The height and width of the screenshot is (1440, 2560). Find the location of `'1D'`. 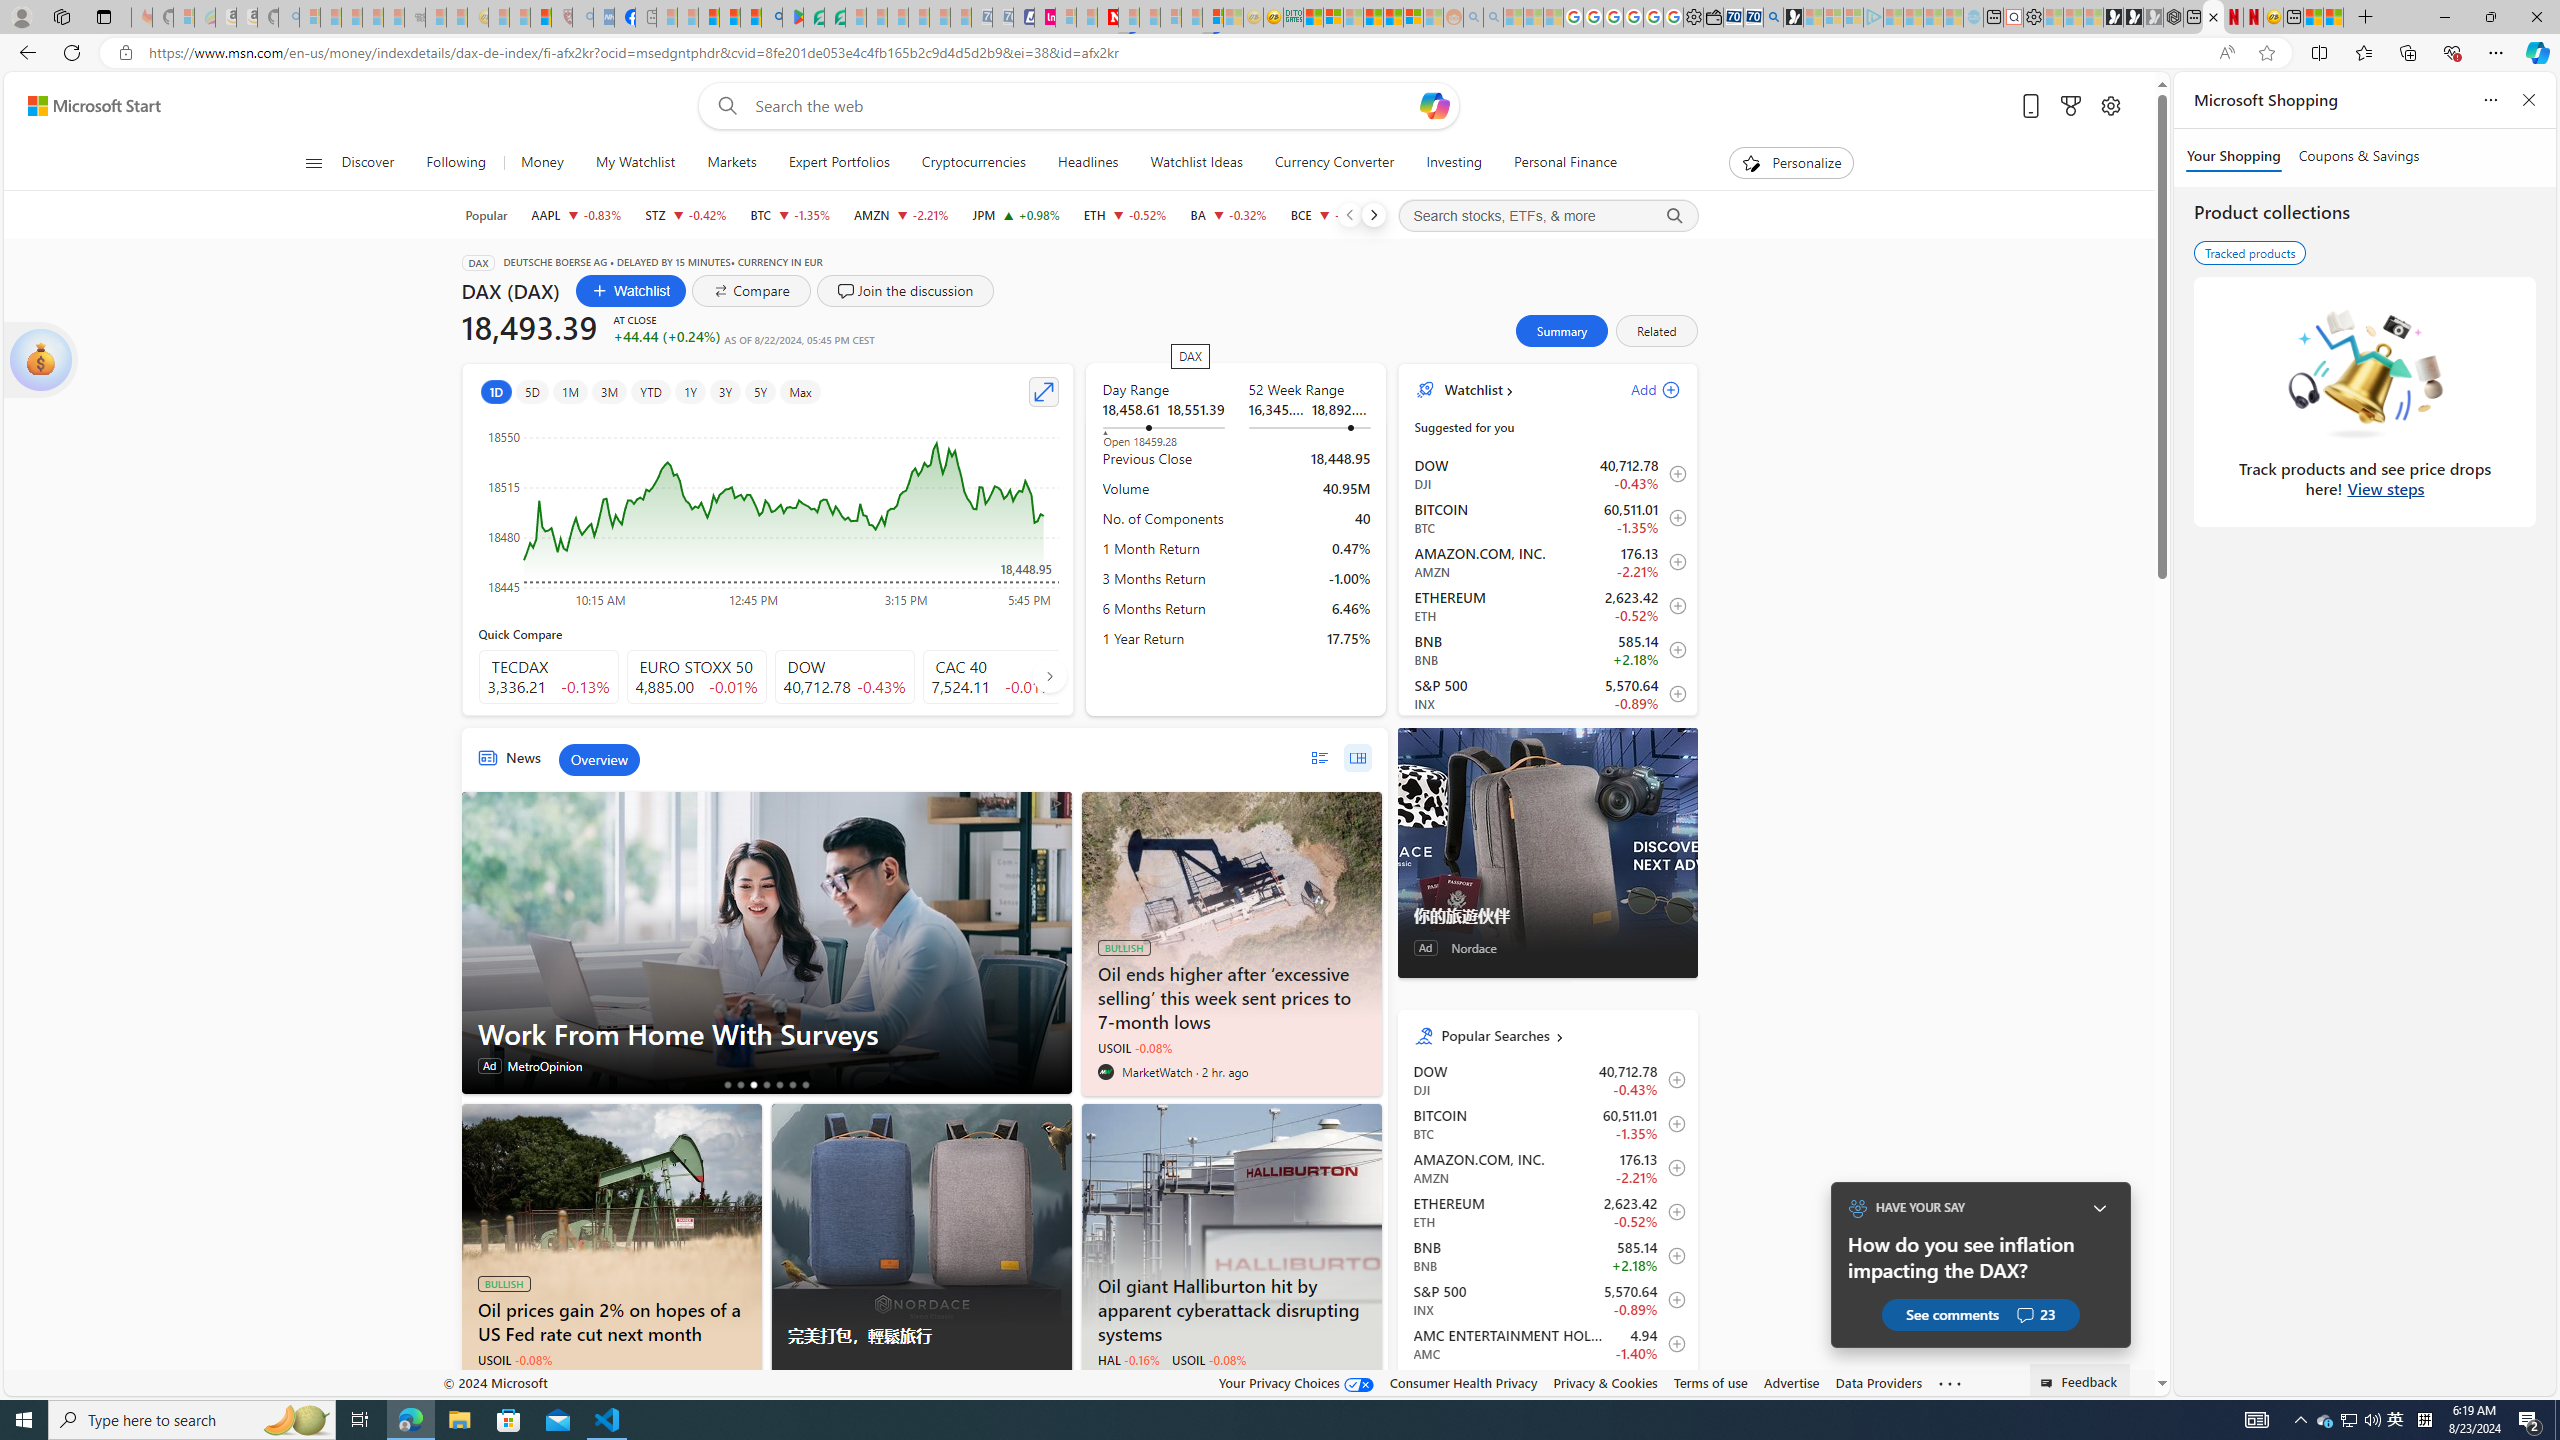

'1D' is located at coordinates (496, 391).